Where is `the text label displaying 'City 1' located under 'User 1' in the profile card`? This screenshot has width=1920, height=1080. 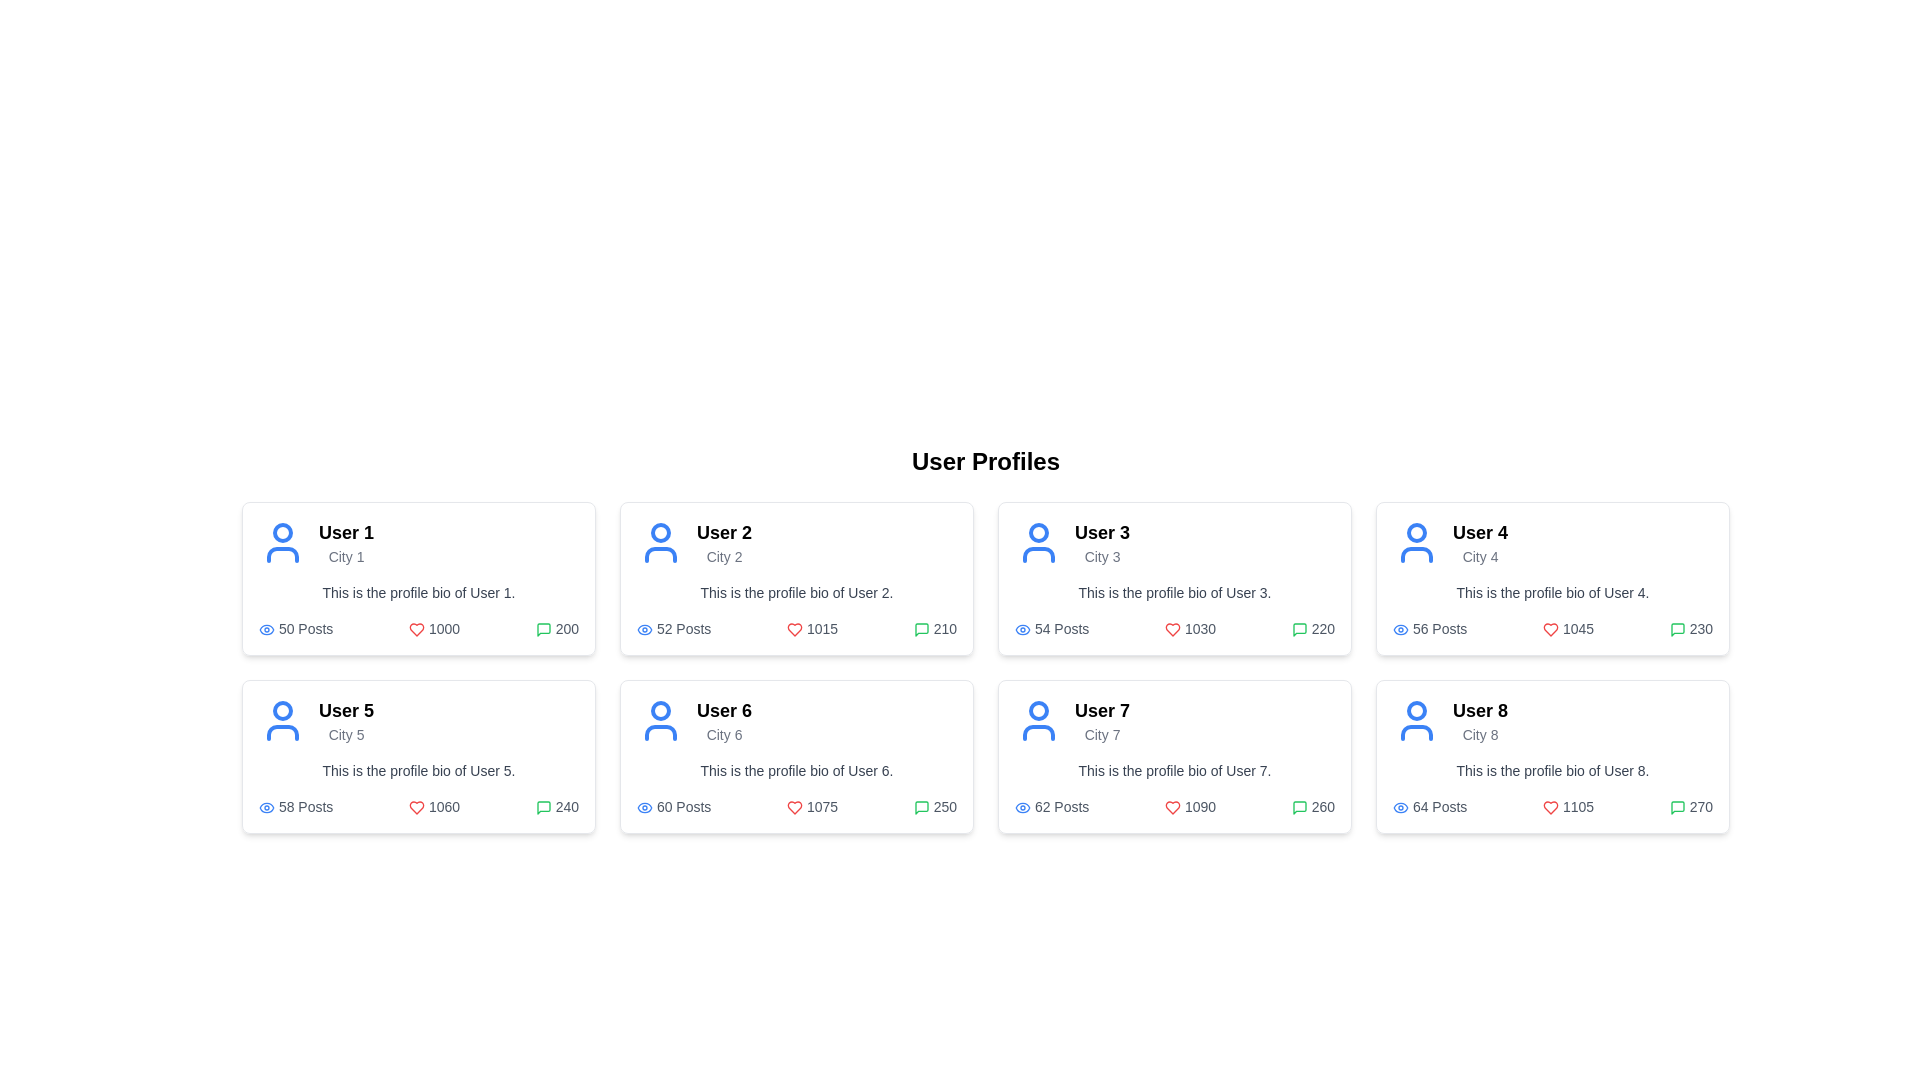 the text label displaying 'City 1' located under 'User 1' in the profile card is located at coordinates (346, 556).